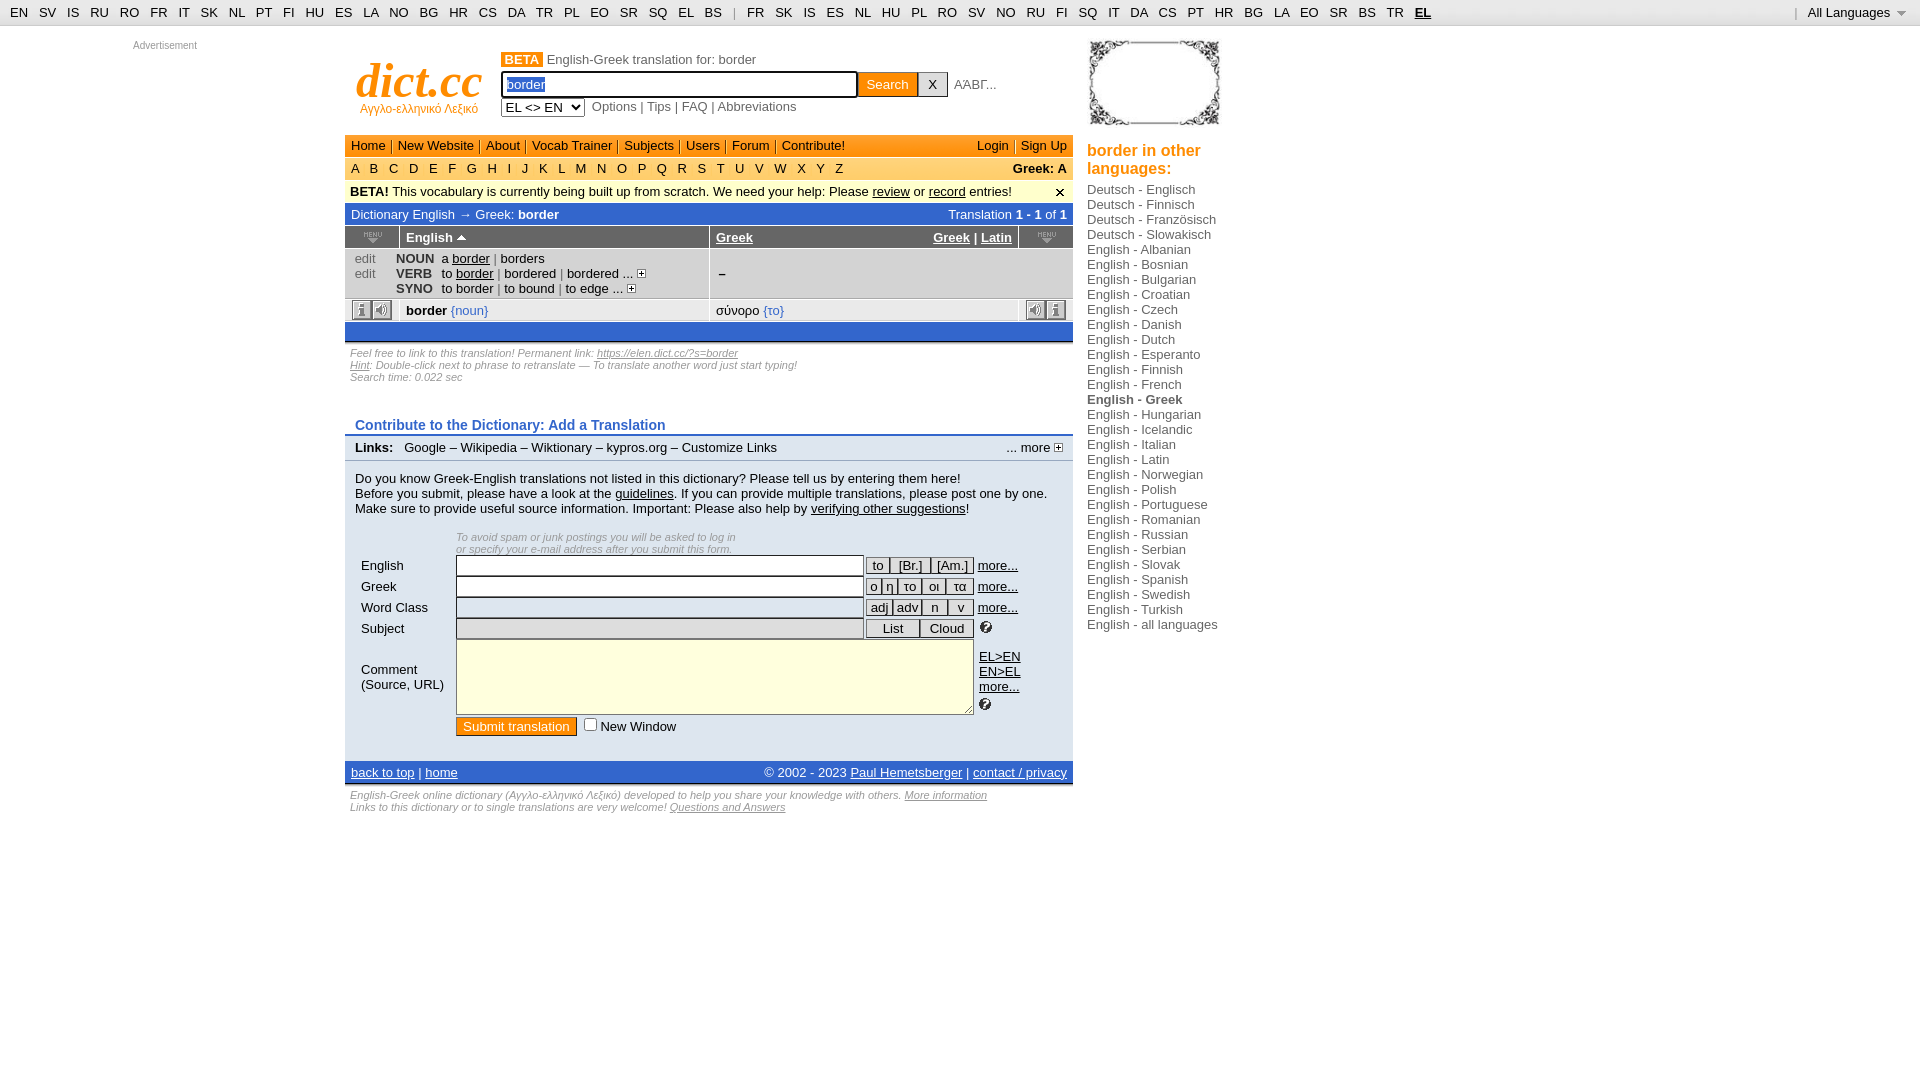 The height and width of the screenshot is (1080, 1920). What do you see at coordinates (1134, 384) in the screenshot?
I see `'English - French'` at bounding box center [1134, 384].